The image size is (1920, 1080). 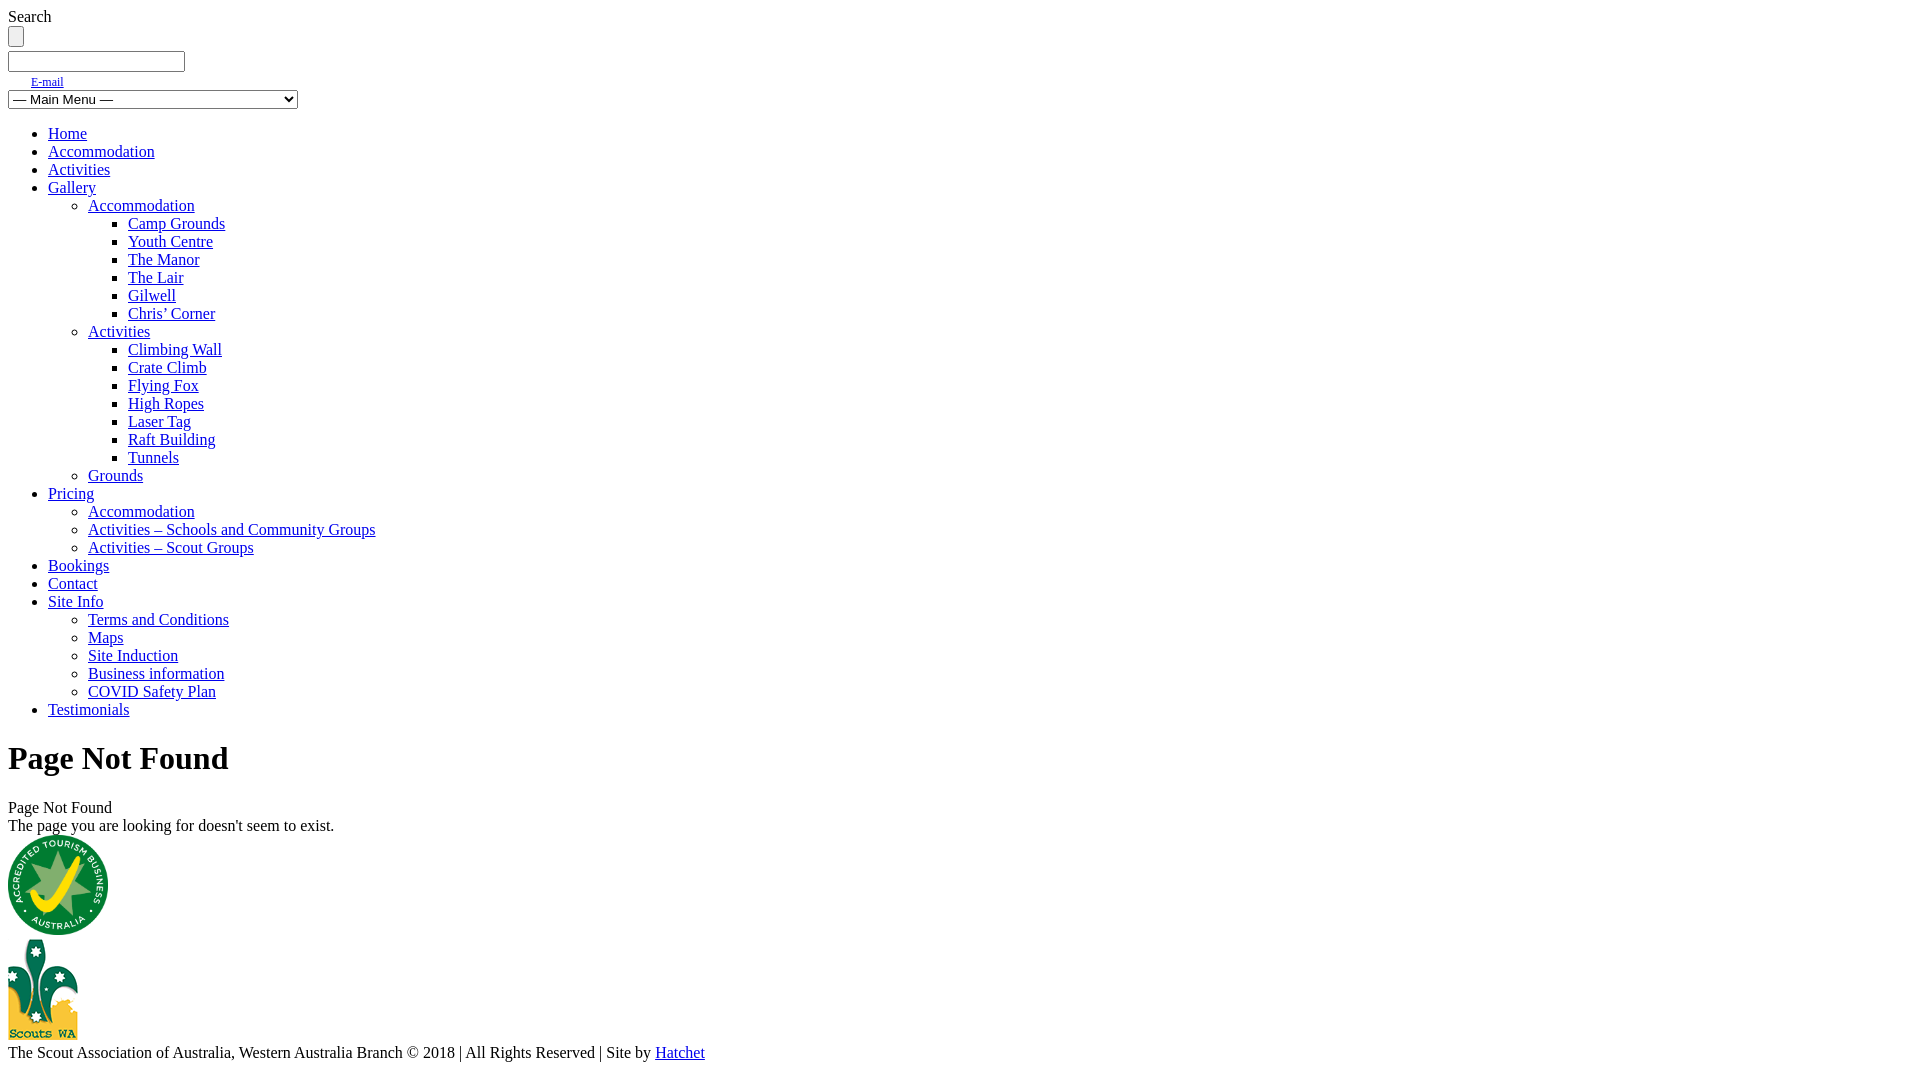 What do you see at coordinates (155, 673) in the screenshot?
I see `'Business information'` at bounding box center [155, 673].